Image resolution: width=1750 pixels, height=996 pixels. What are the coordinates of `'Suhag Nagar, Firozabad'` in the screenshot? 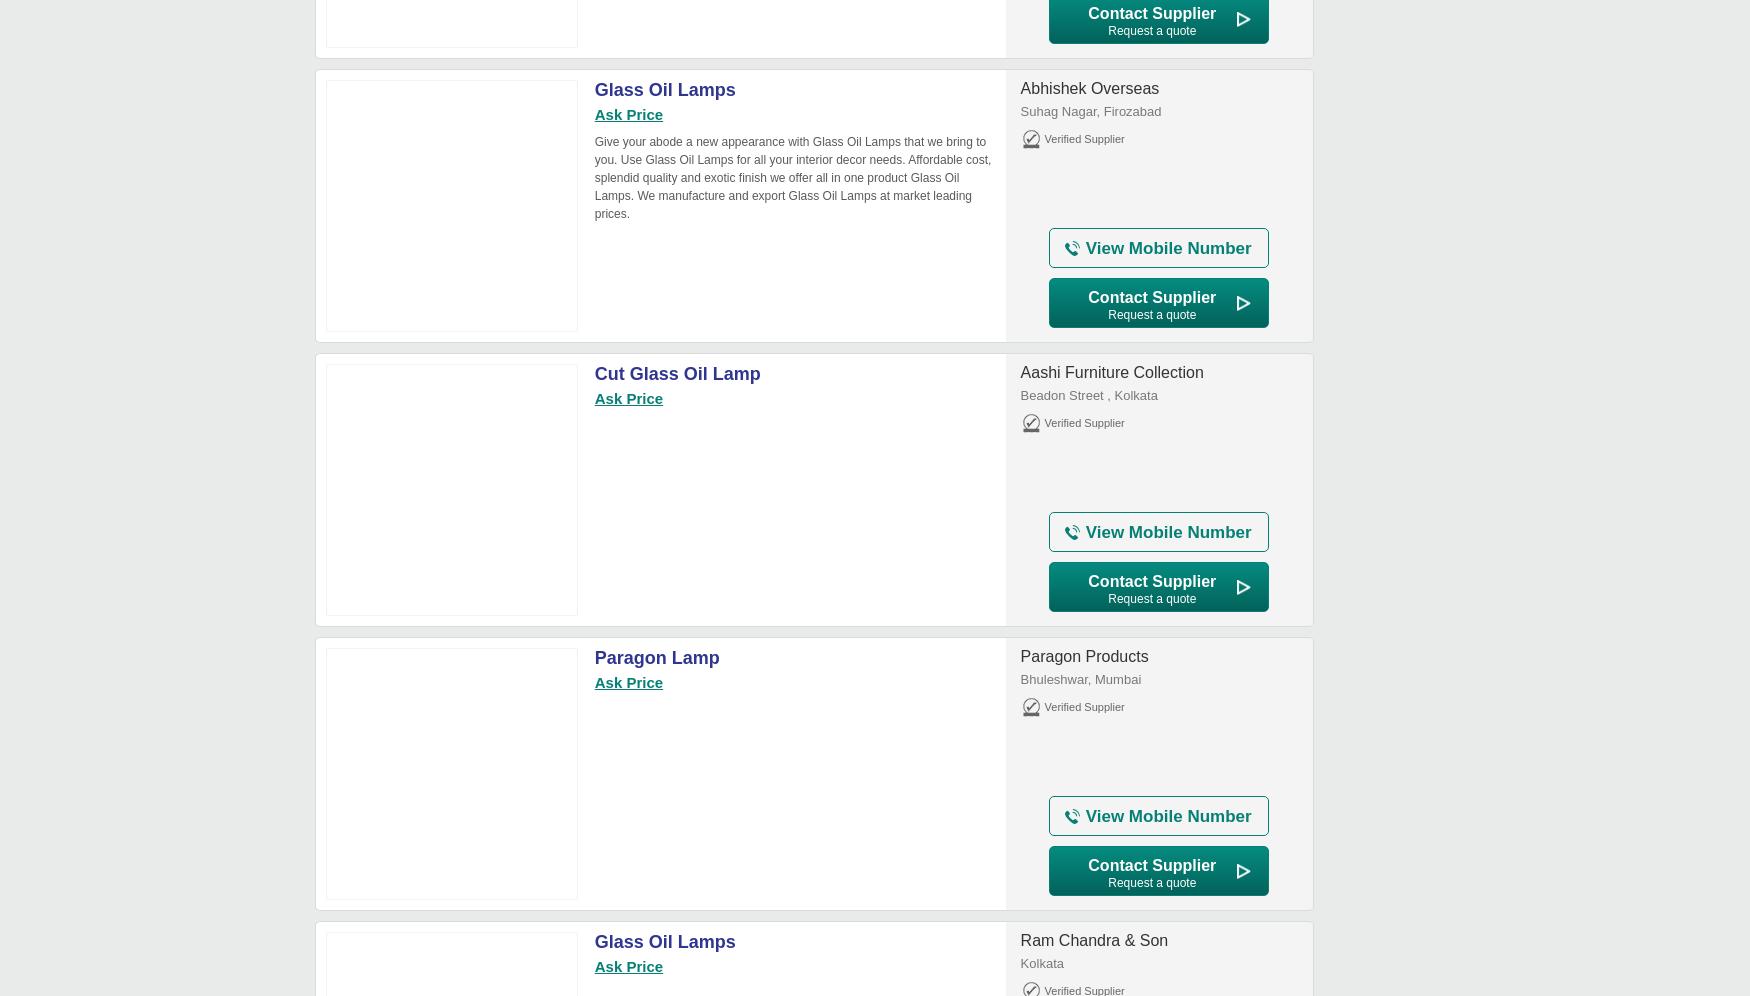 It's located at (1090, 111).